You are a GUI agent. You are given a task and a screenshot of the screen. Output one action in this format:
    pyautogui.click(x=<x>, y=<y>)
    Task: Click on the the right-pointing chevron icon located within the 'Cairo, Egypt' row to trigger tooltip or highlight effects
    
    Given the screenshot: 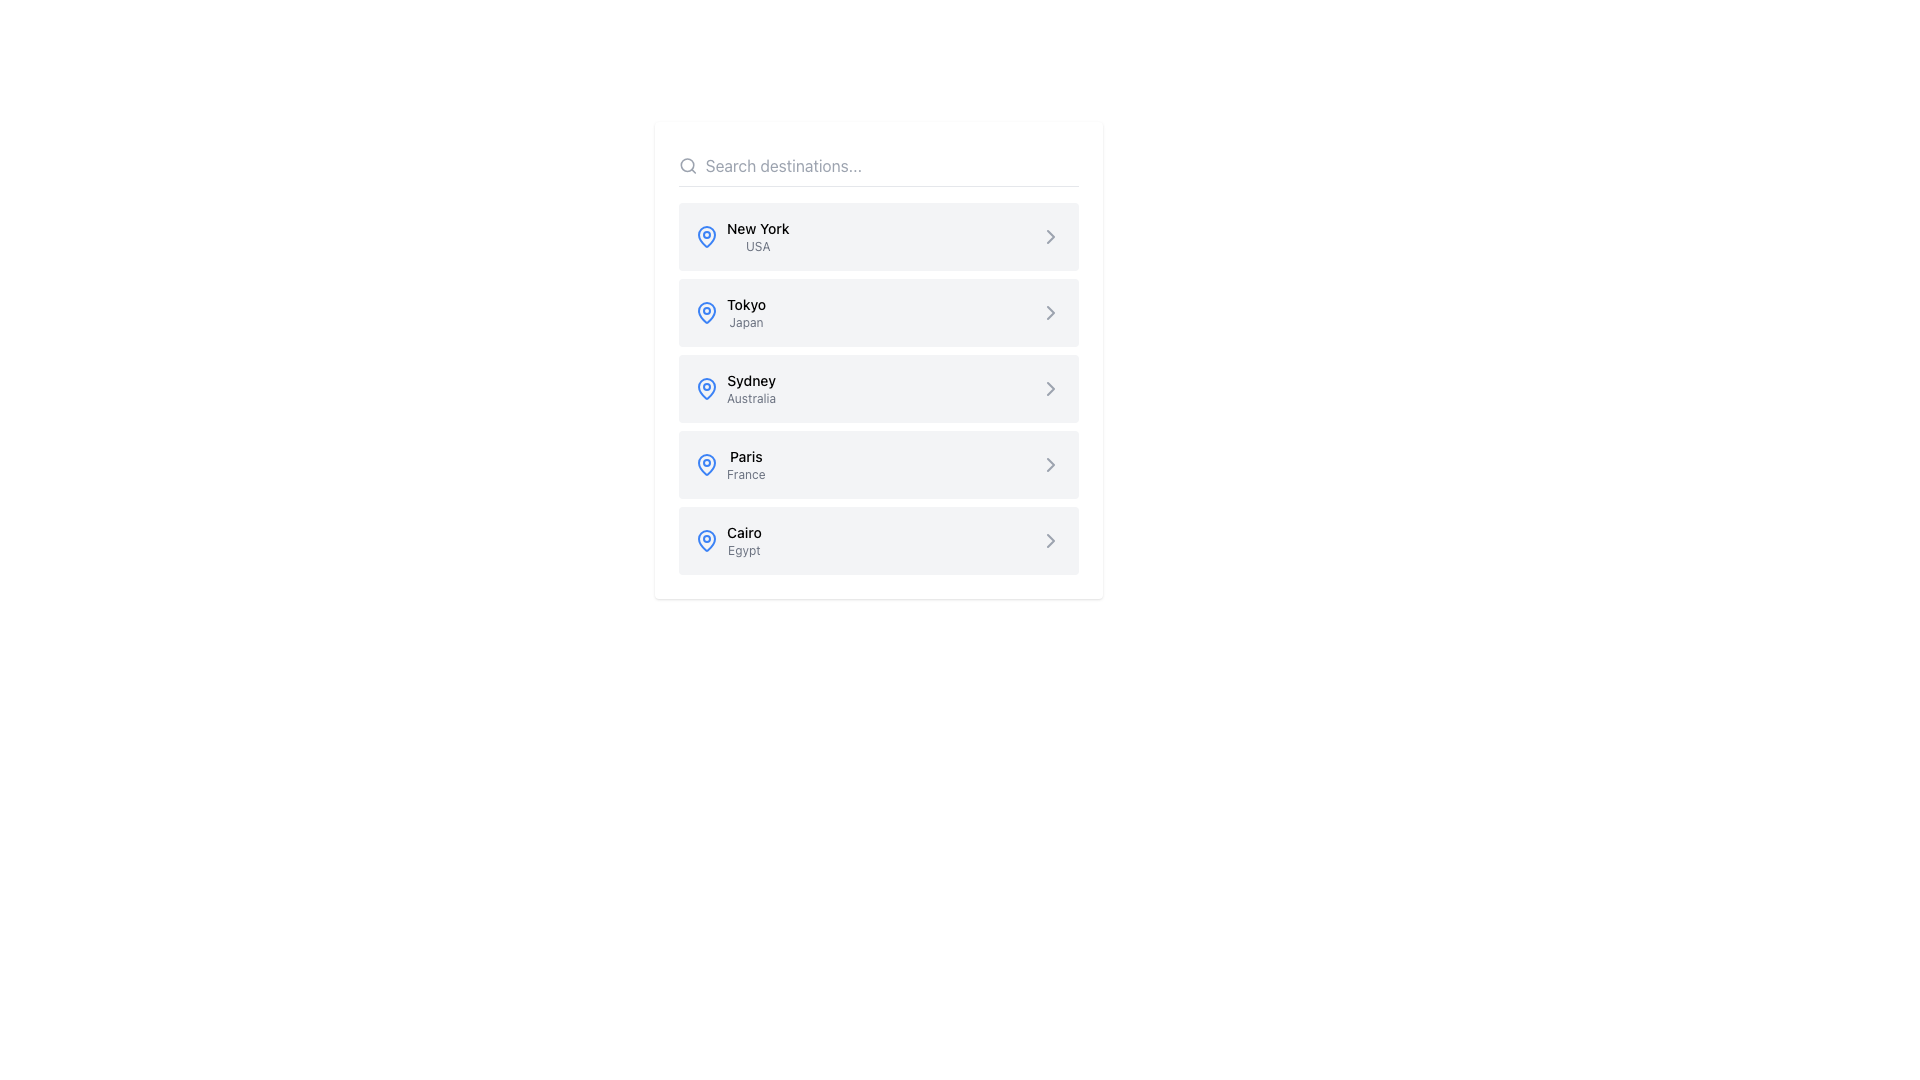 What is the action you would take?
    pyautogui.click(x=1050, y=540)
    